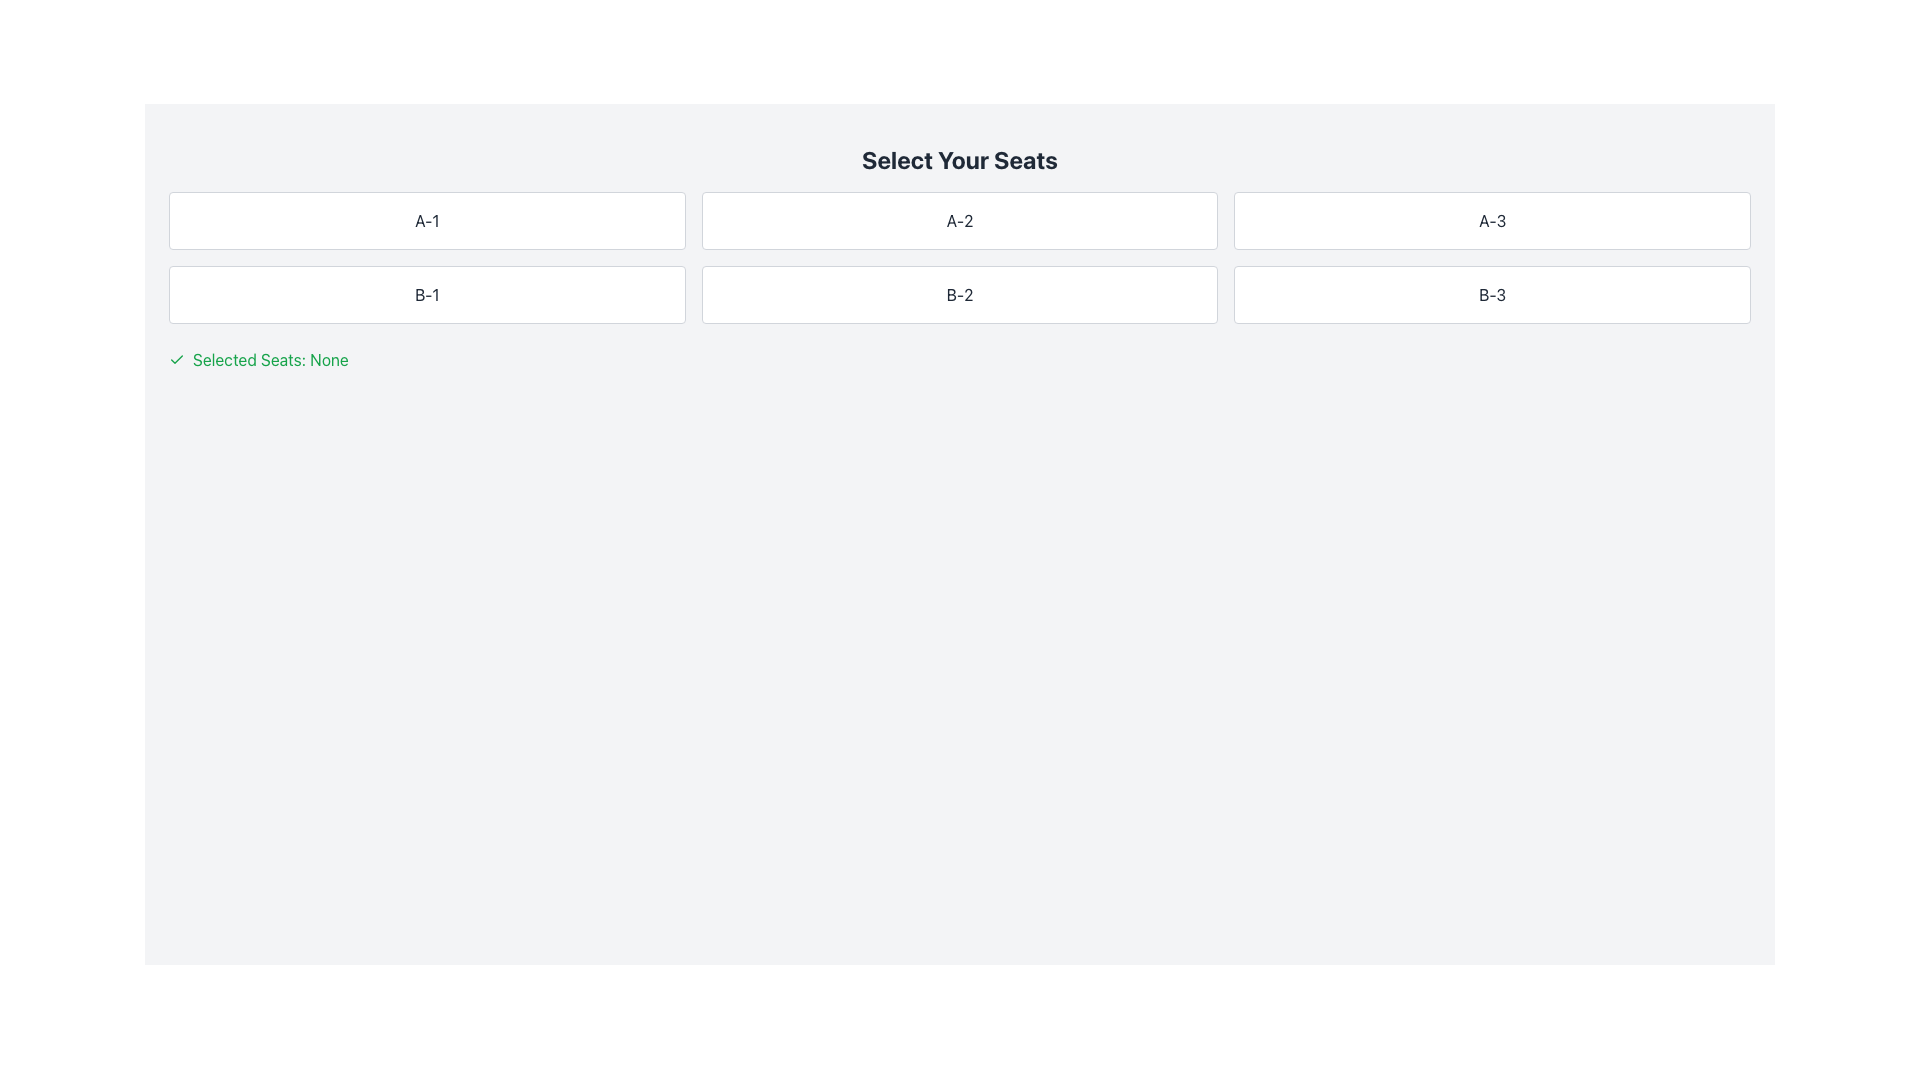 The image size is (1920, 1080). Describe the element at coordinates (960, 294) in the screenshot. I see `the button in the second row and second column of the grid` at that location.